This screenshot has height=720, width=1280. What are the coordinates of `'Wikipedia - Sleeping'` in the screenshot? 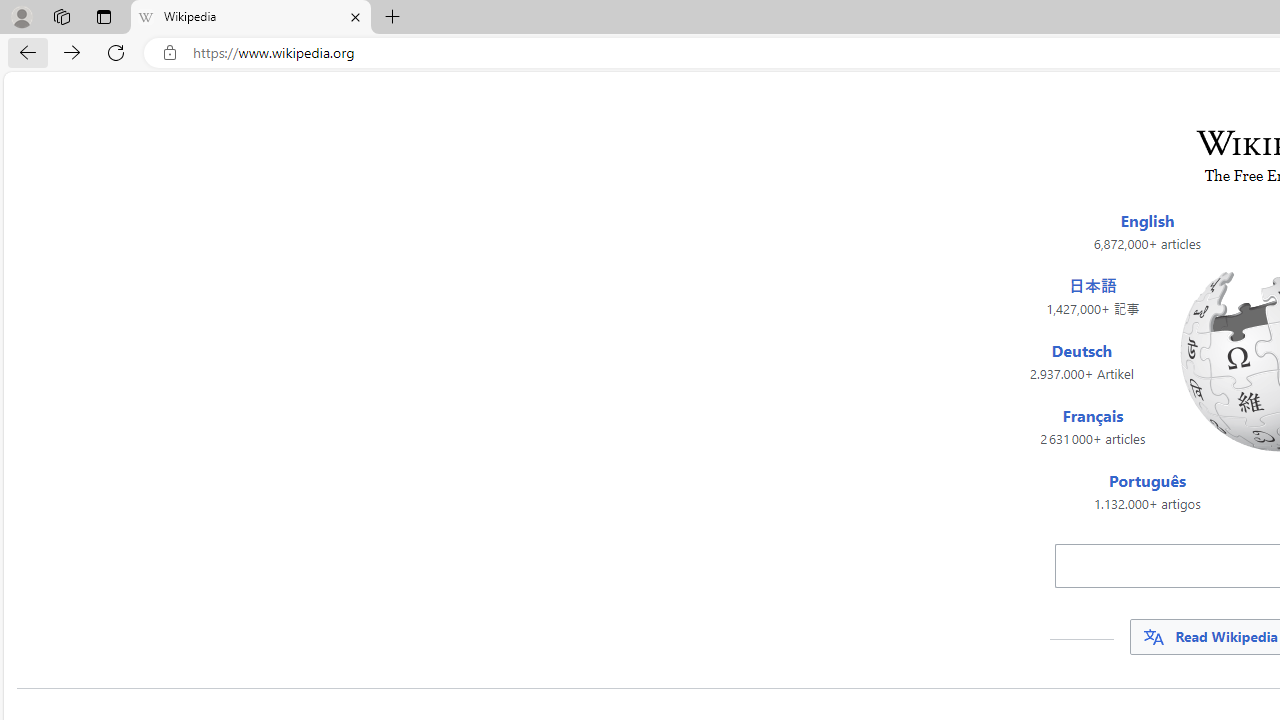 It's located at (249, 17).